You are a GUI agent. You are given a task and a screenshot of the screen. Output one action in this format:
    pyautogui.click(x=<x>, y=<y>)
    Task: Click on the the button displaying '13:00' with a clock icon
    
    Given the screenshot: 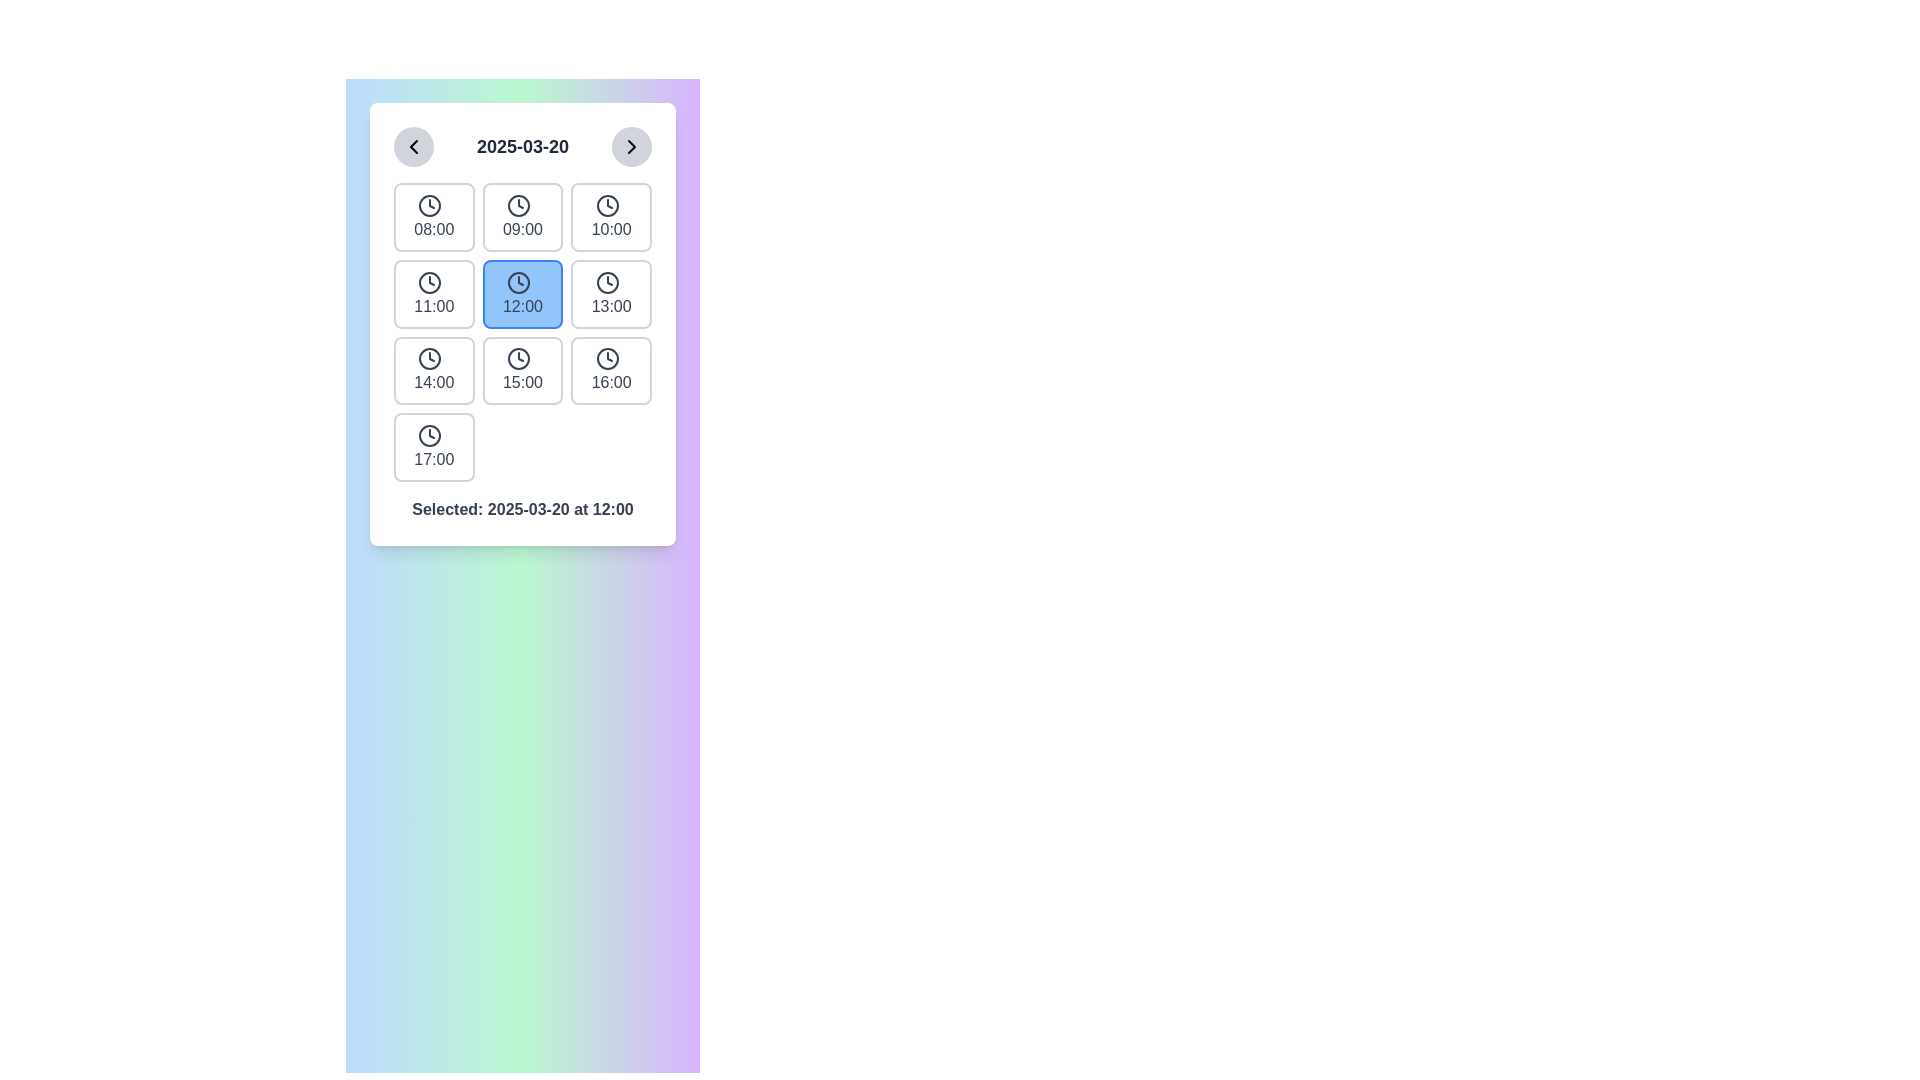 What is the action you would take?
    pyautogui.click(x=610, y=294)
    